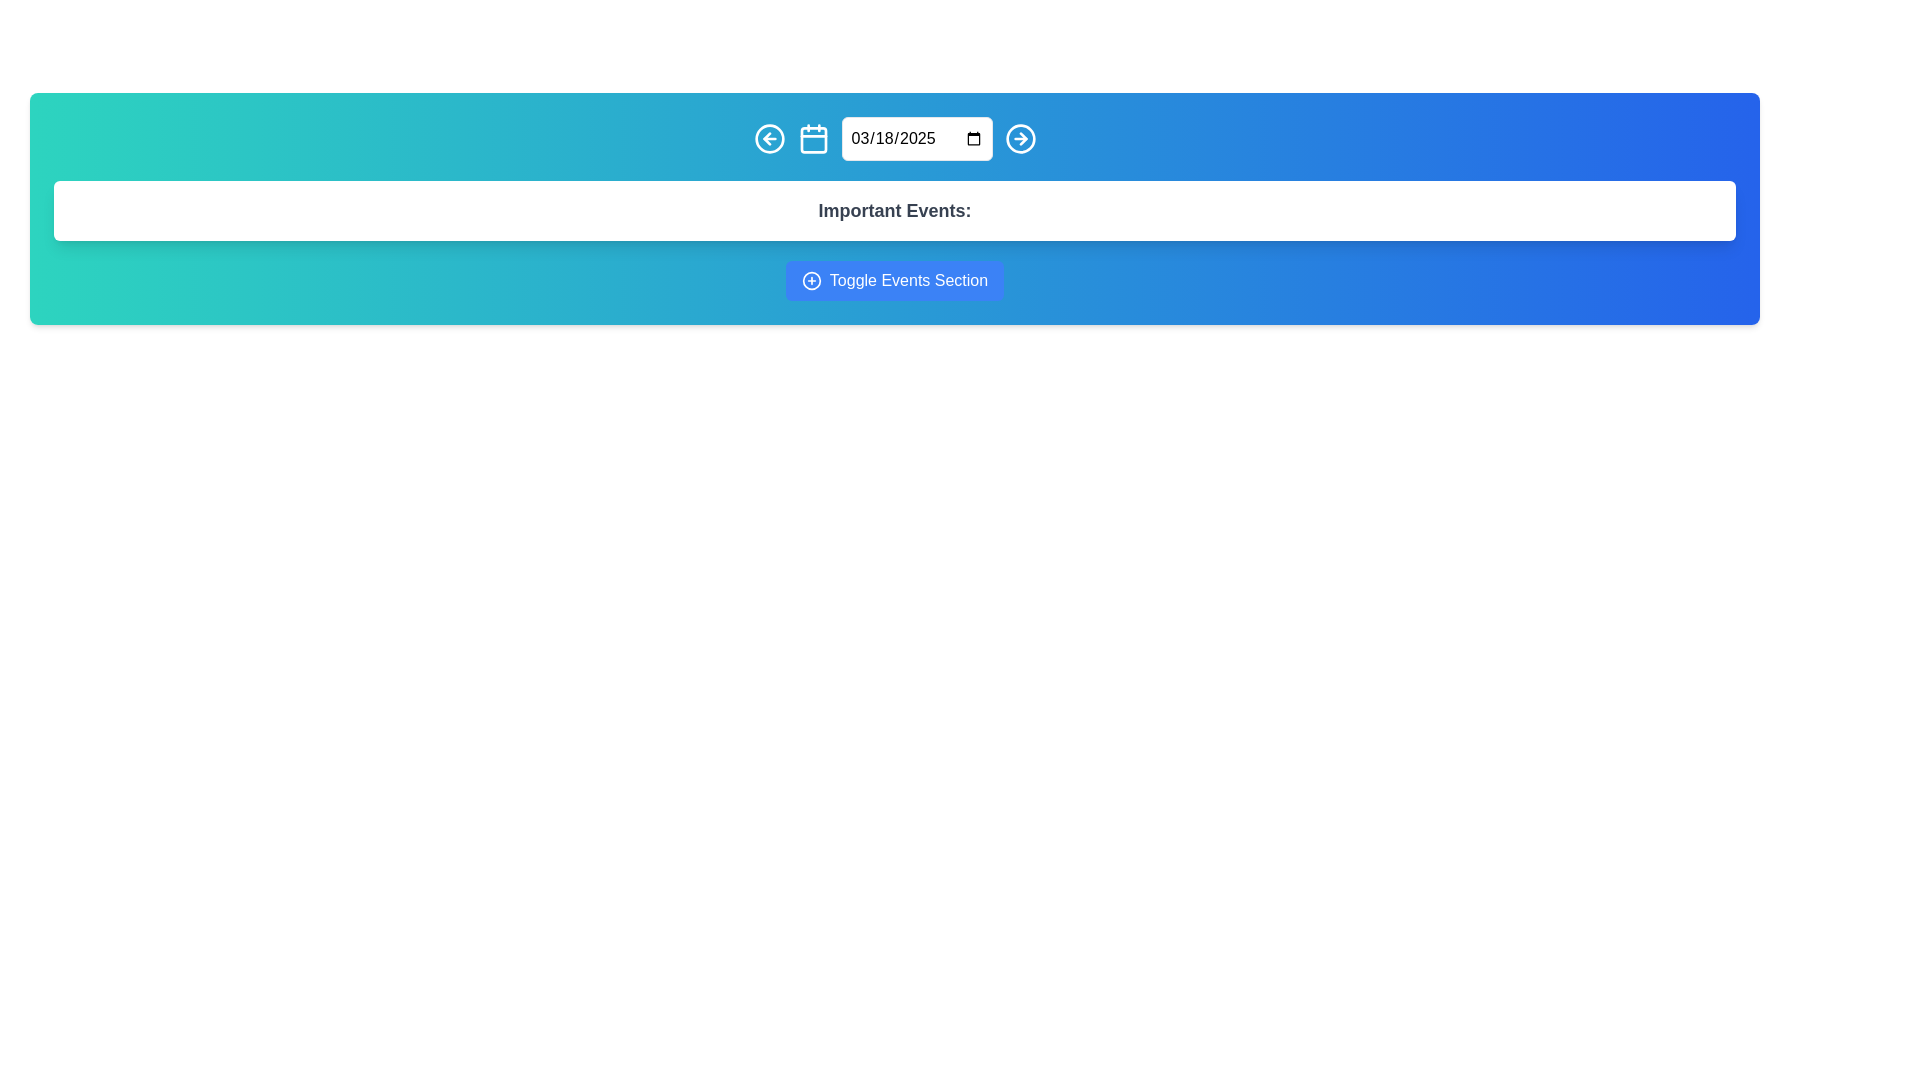  What do you see at coordinates (813, 139) in the screenshot?
I see `the calendar icon located at the top bar of the application` at bounding box center [813, 139].